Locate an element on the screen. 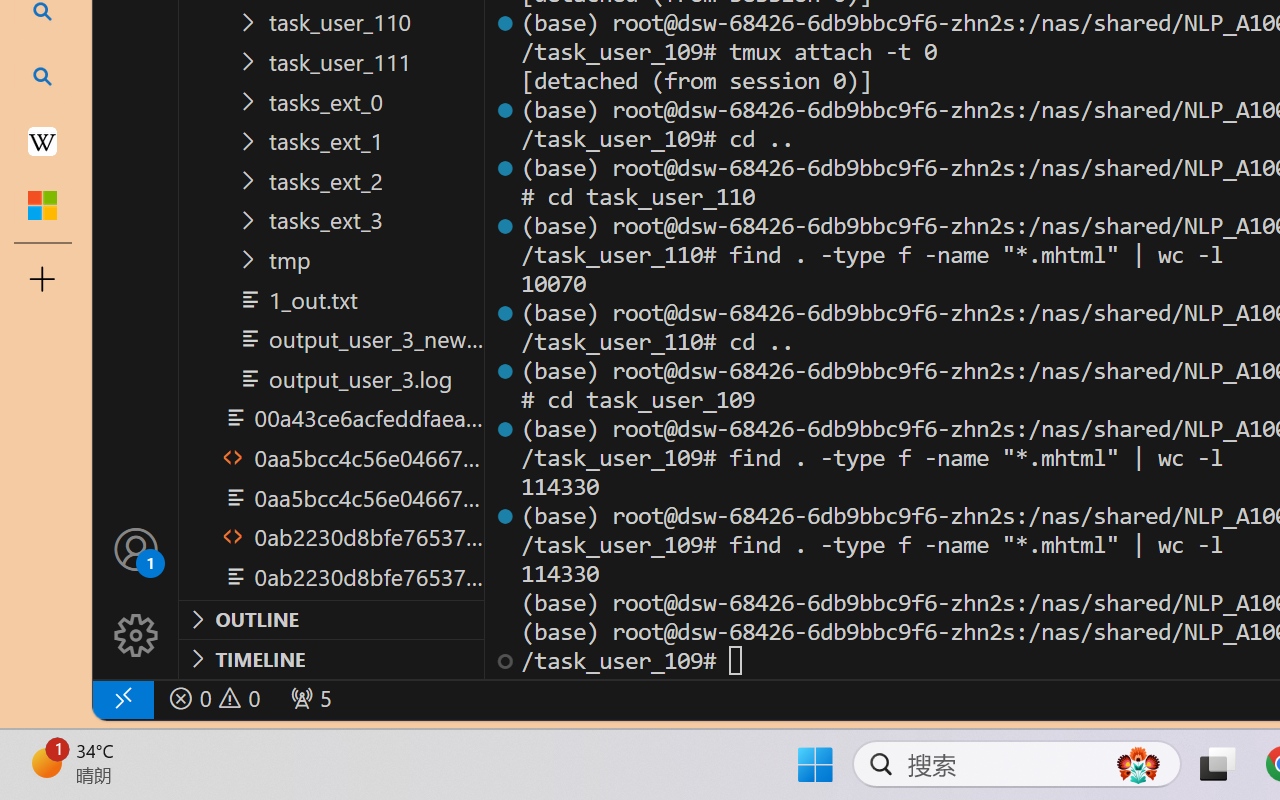  'Accounts - Sign in requested' is located at coordinates (134, 548).